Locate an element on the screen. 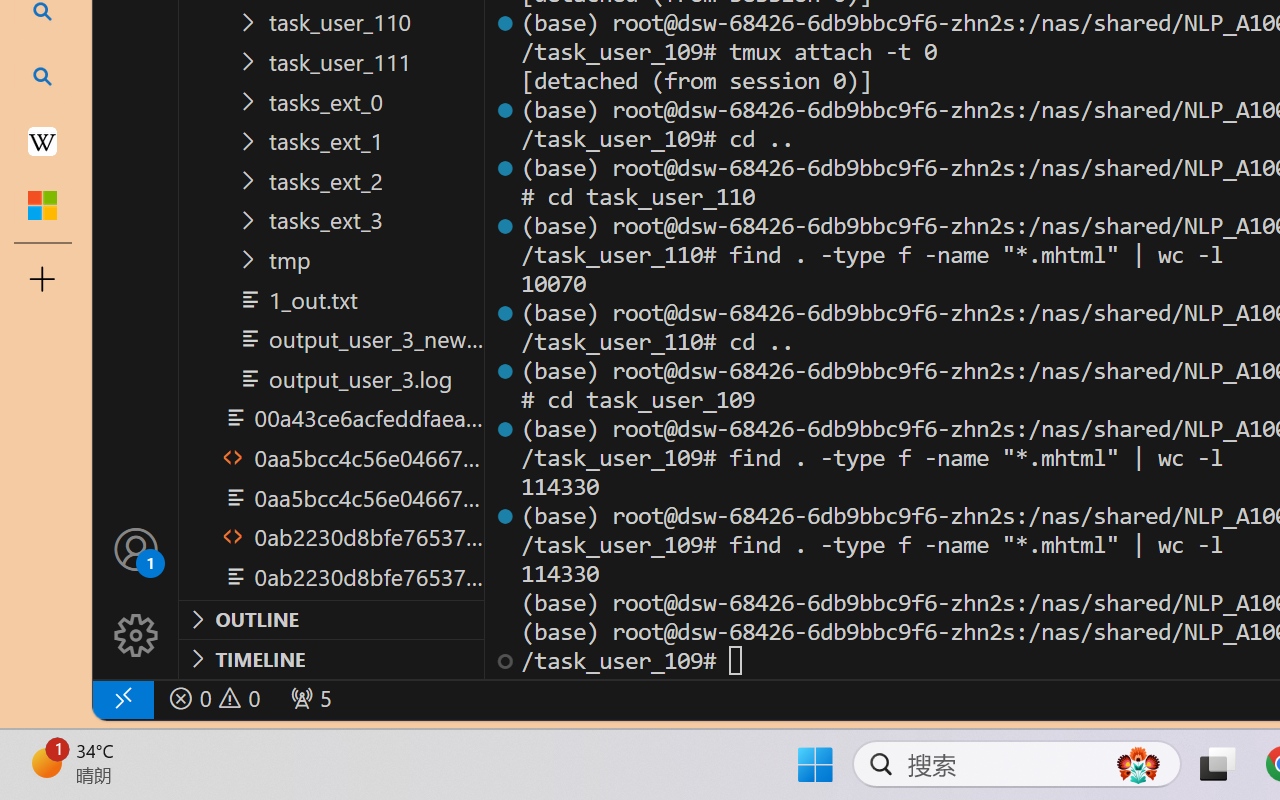  'Accounts - Sign in requested' is located at coordinates (134, 548).